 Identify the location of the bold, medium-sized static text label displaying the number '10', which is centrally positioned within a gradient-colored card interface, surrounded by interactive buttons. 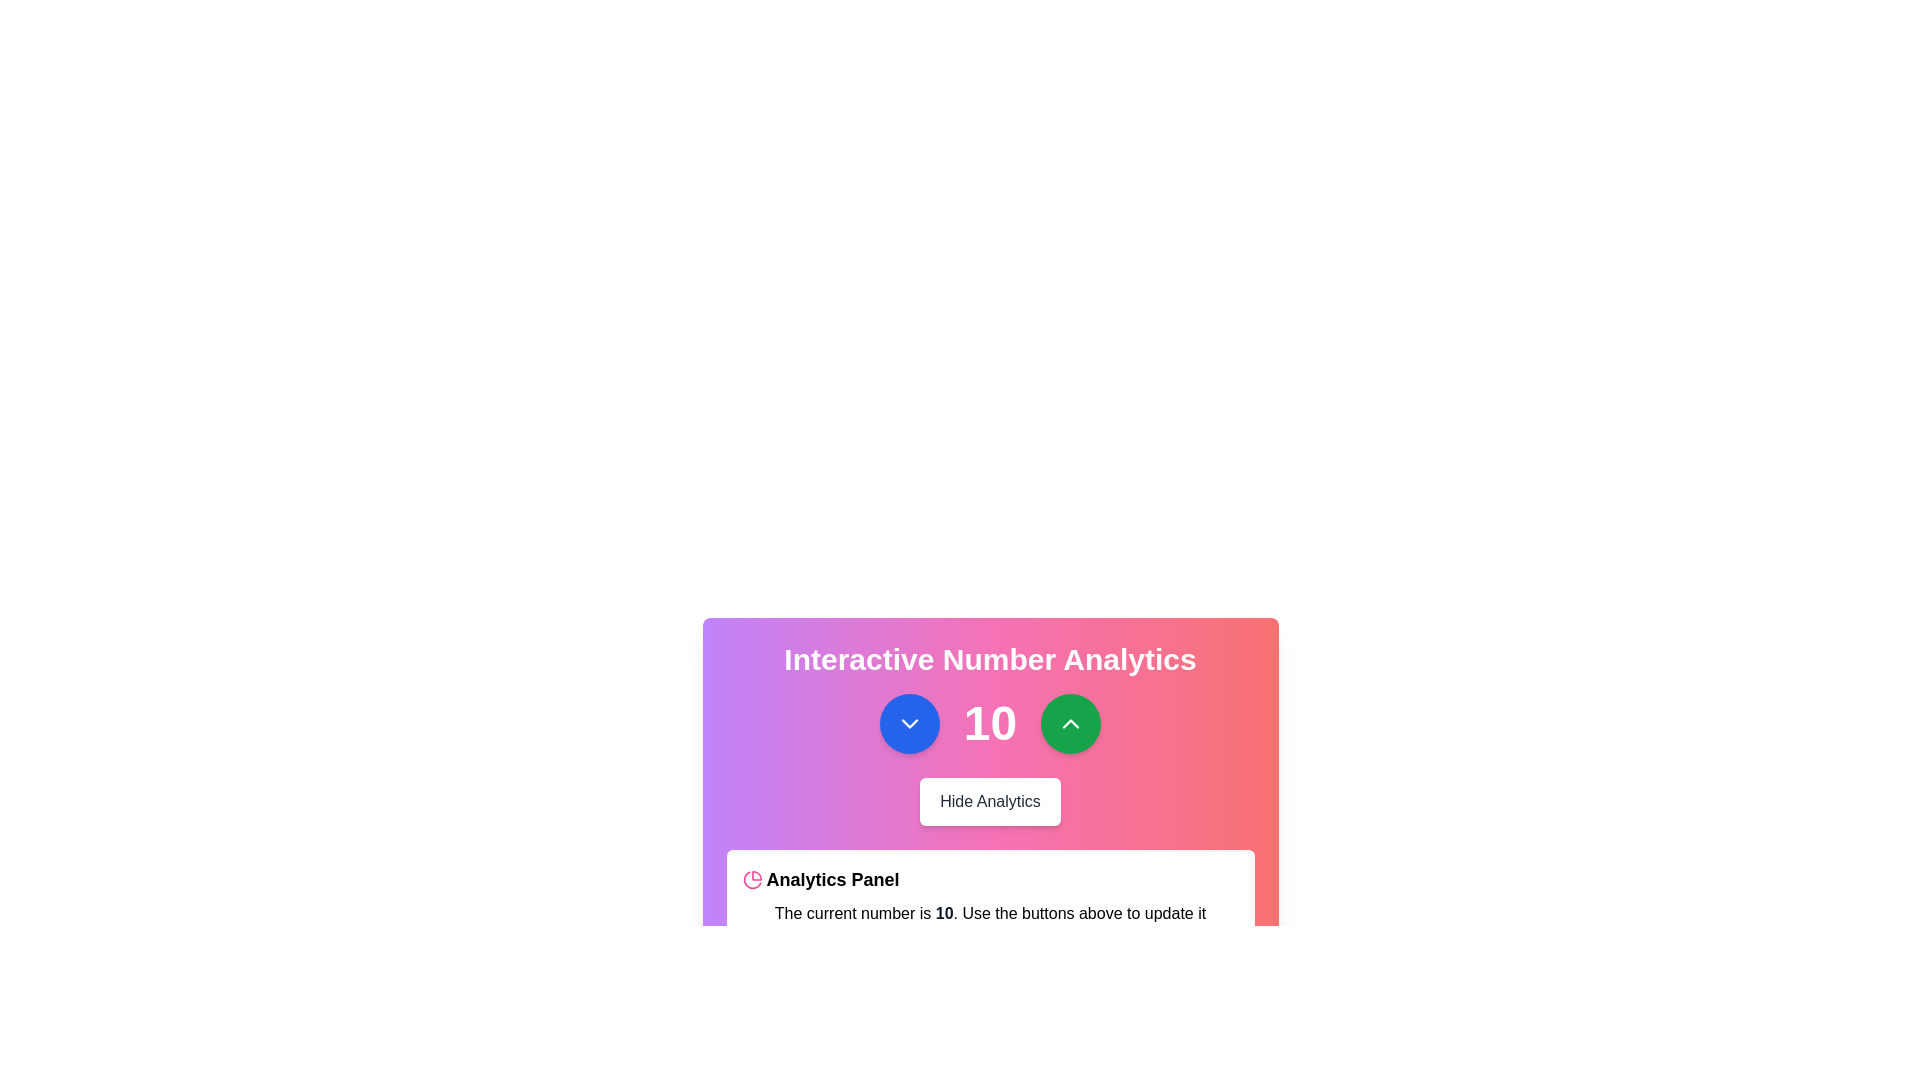
(943, 913).